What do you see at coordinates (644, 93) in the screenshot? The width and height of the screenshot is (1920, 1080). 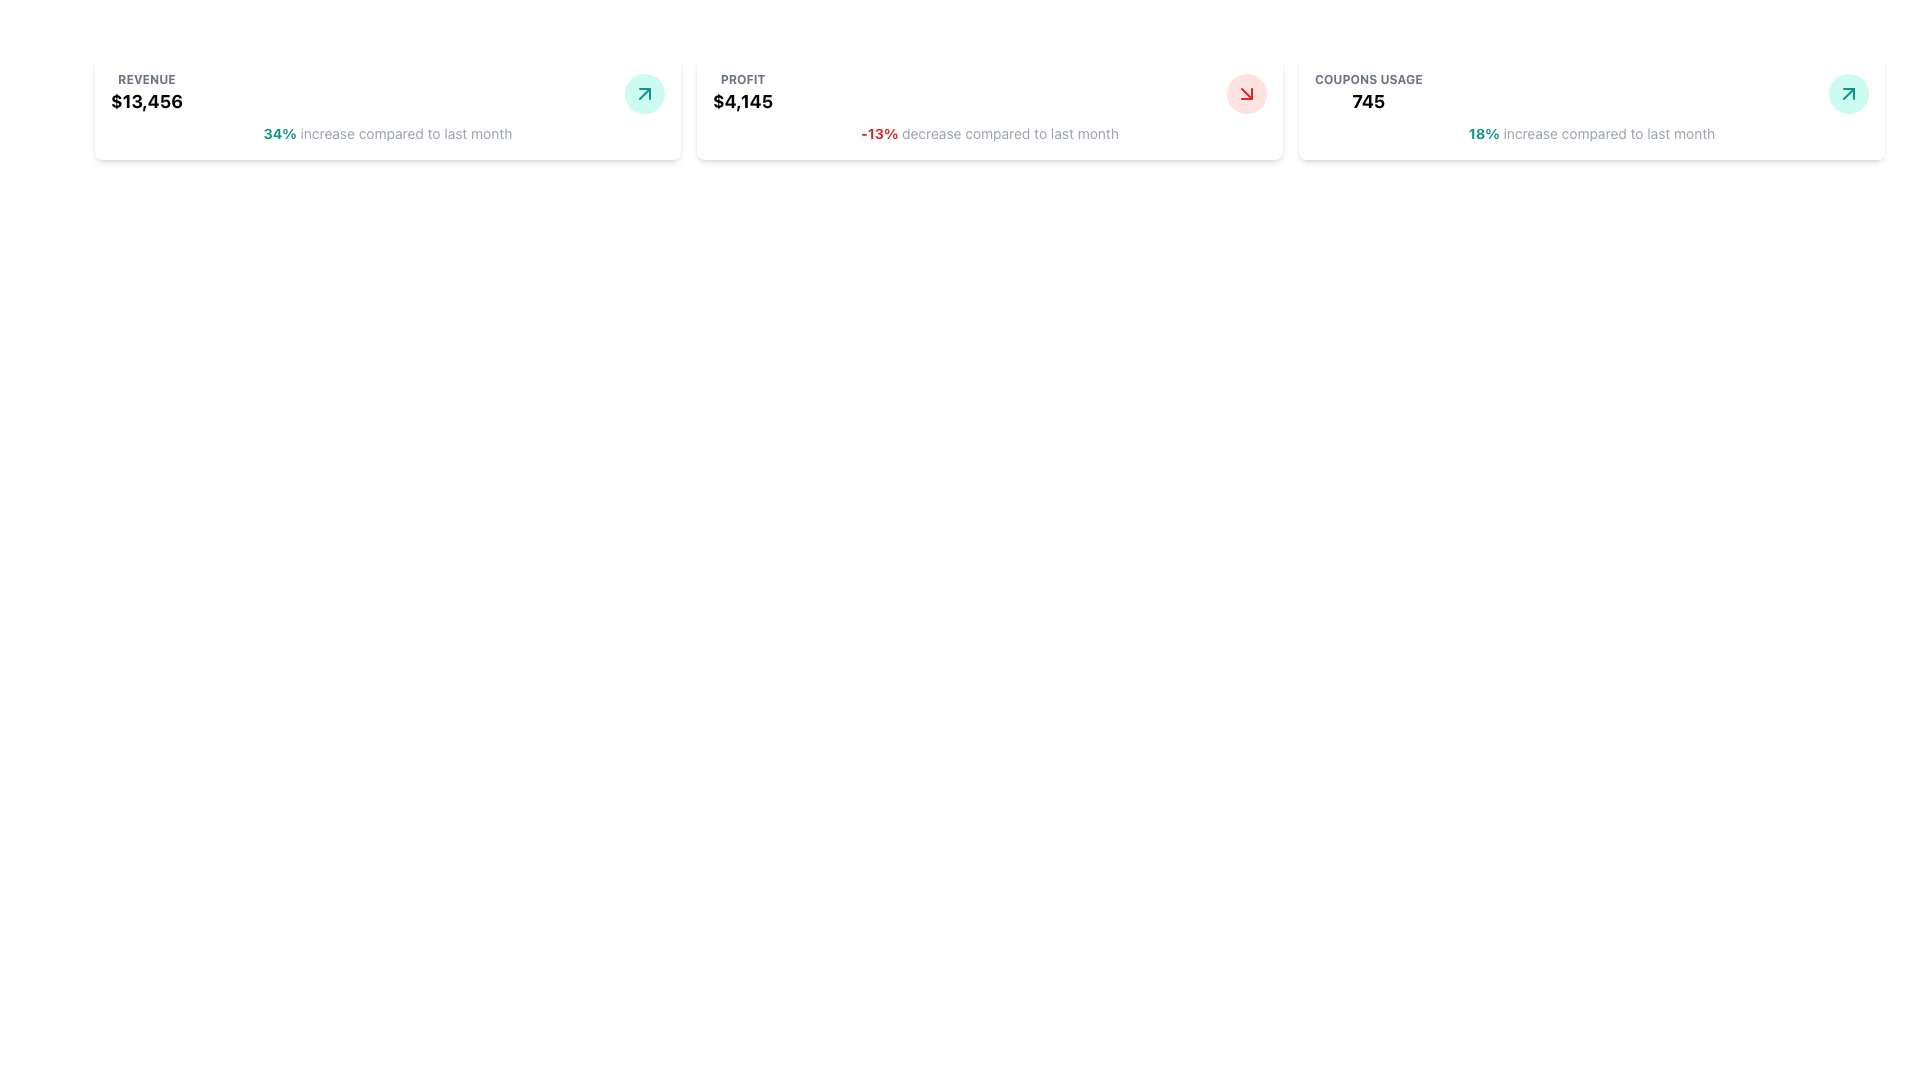 I see `the Decorative icon, which is a circular teal icon with an upward arrow, located in the upper-right corner of the 'Revenue $13,456' card` at bounding box center [644, 93].